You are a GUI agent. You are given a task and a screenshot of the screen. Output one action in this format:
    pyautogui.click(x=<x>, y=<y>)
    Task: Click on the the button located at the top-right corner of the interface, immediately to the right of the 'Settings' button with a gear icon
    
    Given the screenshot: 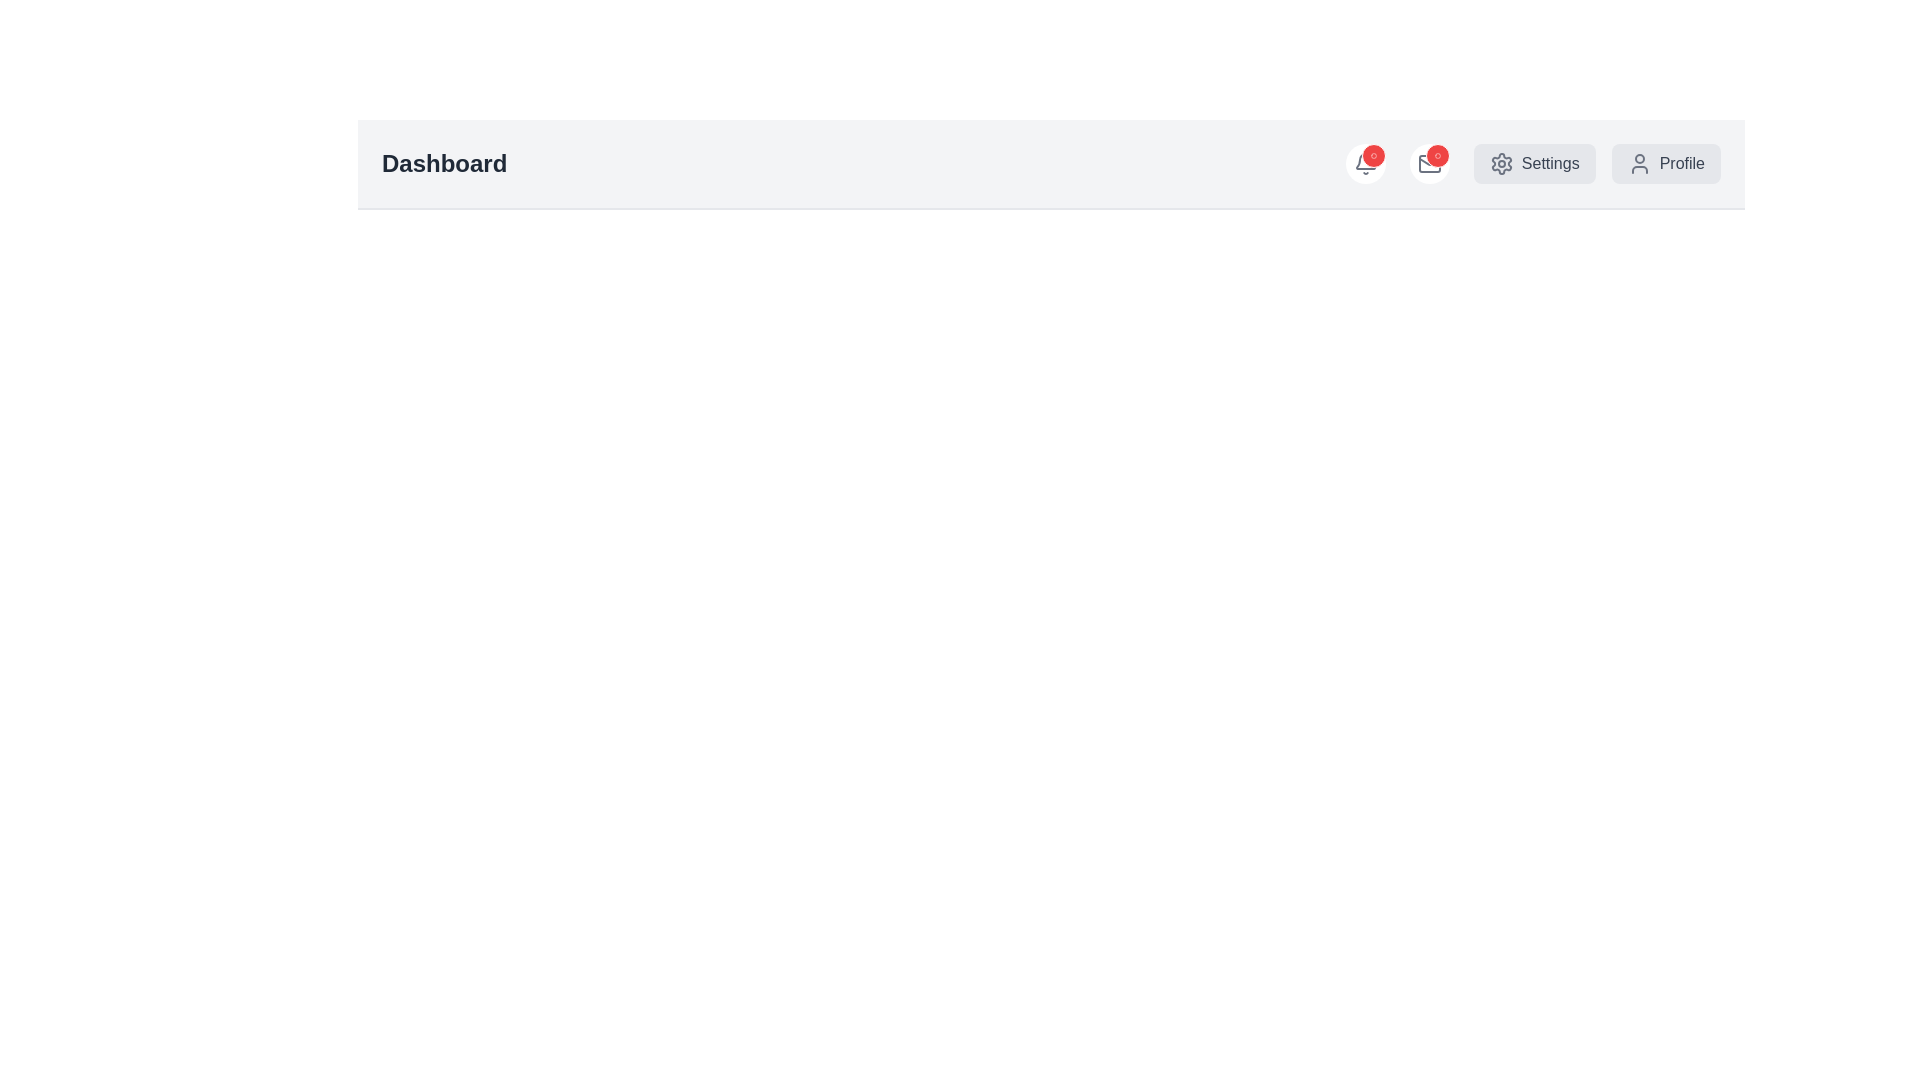 What is the action you would take?
    pyautogui.click(x=1666, y=163)
    